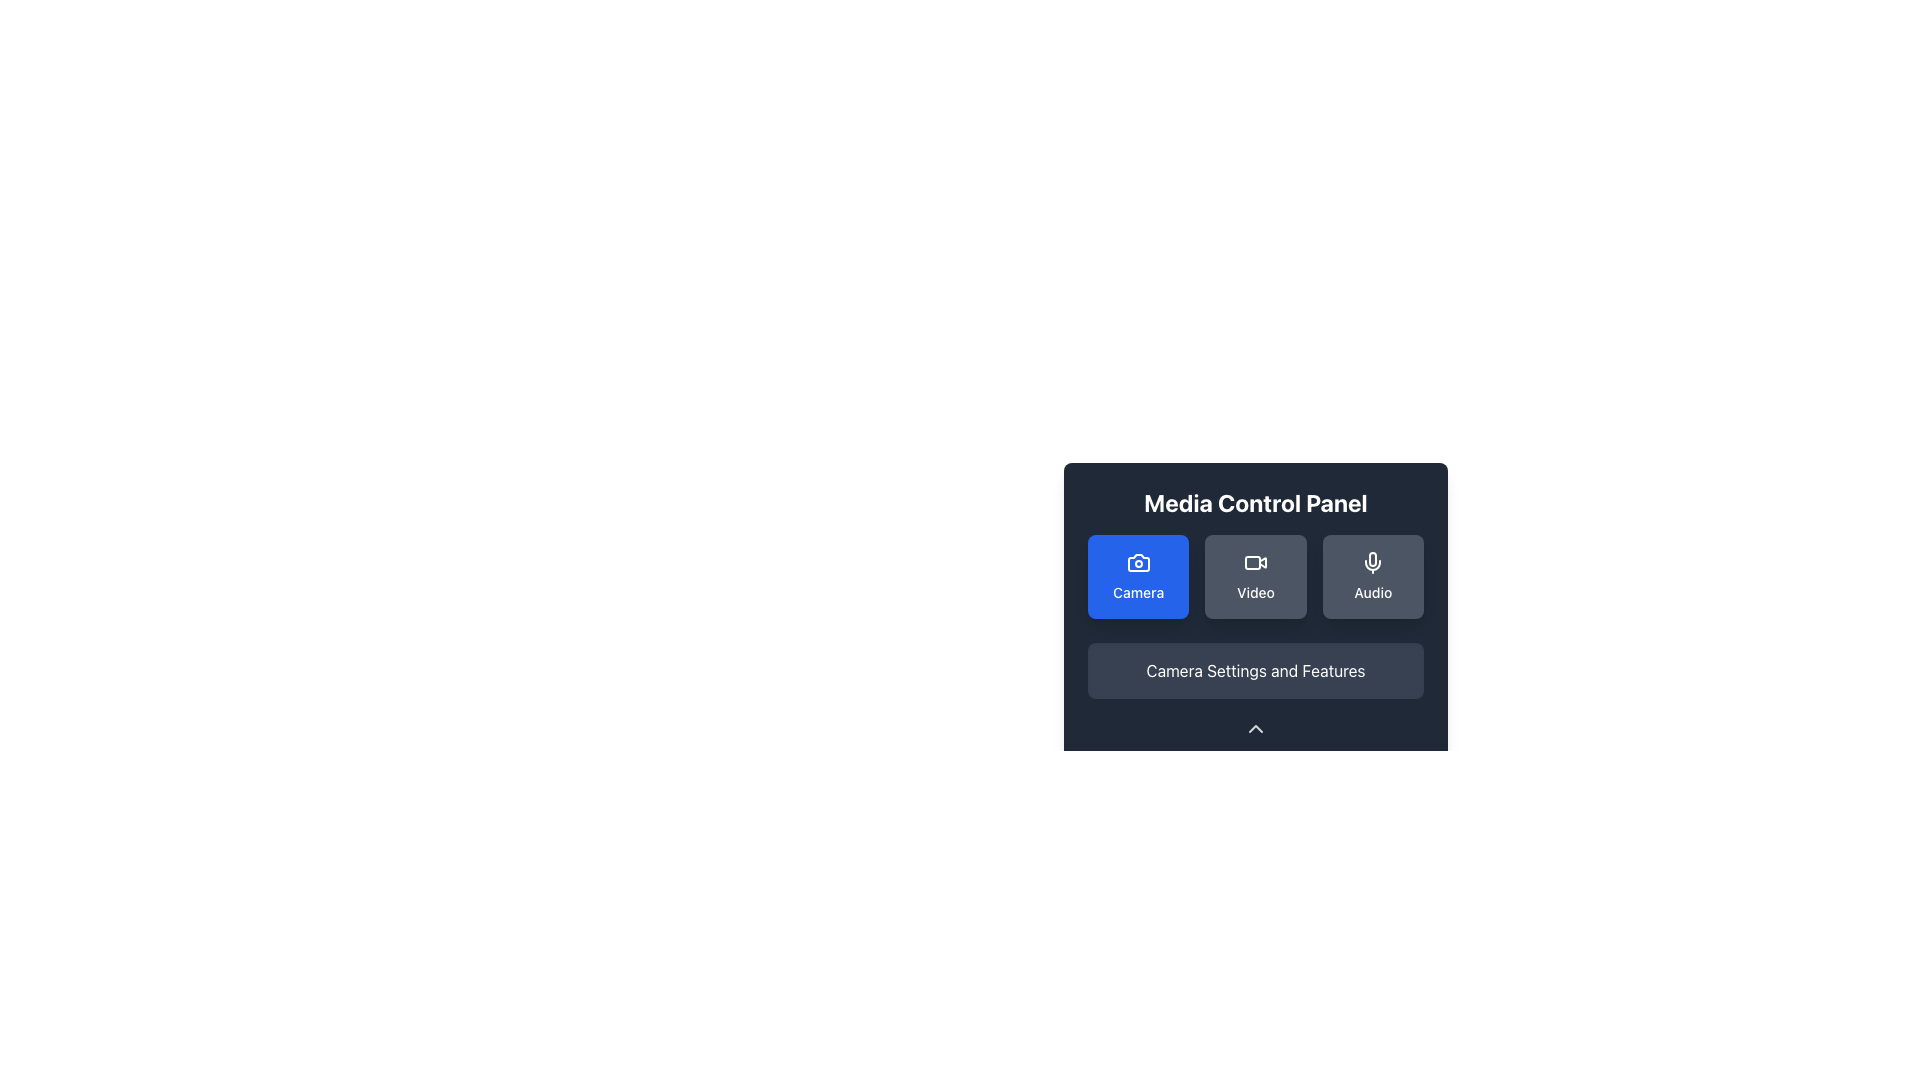 This screenshot has height=1080, width=1920. I want to click on the 'Video' button, which is the second button in a row of three buttons in the media control panel, so click(1255, 577).